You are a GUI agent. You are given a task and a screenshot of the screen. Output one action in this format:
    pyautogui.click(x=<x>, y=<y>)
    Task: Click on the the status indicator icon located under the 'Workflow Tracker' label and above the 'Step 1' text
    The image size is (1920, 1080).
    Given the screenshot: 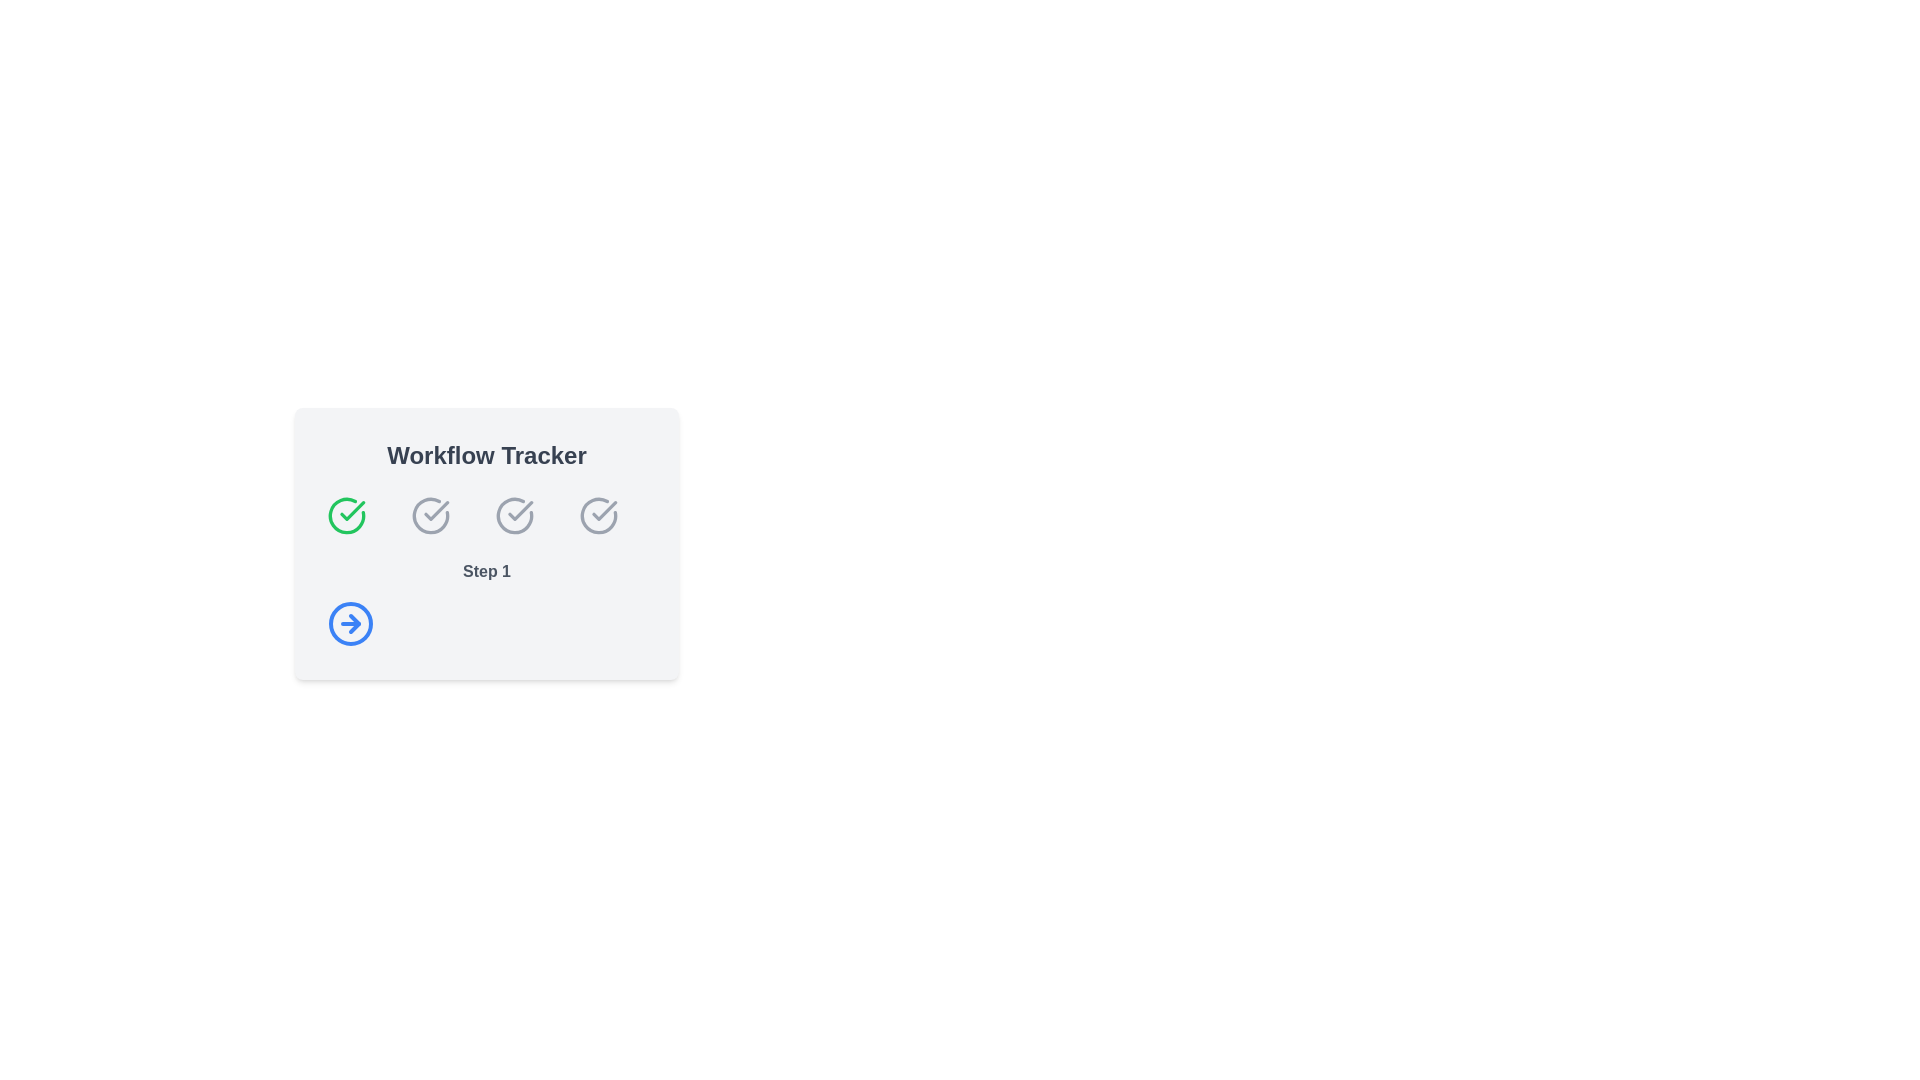 What is the action you would take?
    pyautogui.click(x=514, y=515)
    